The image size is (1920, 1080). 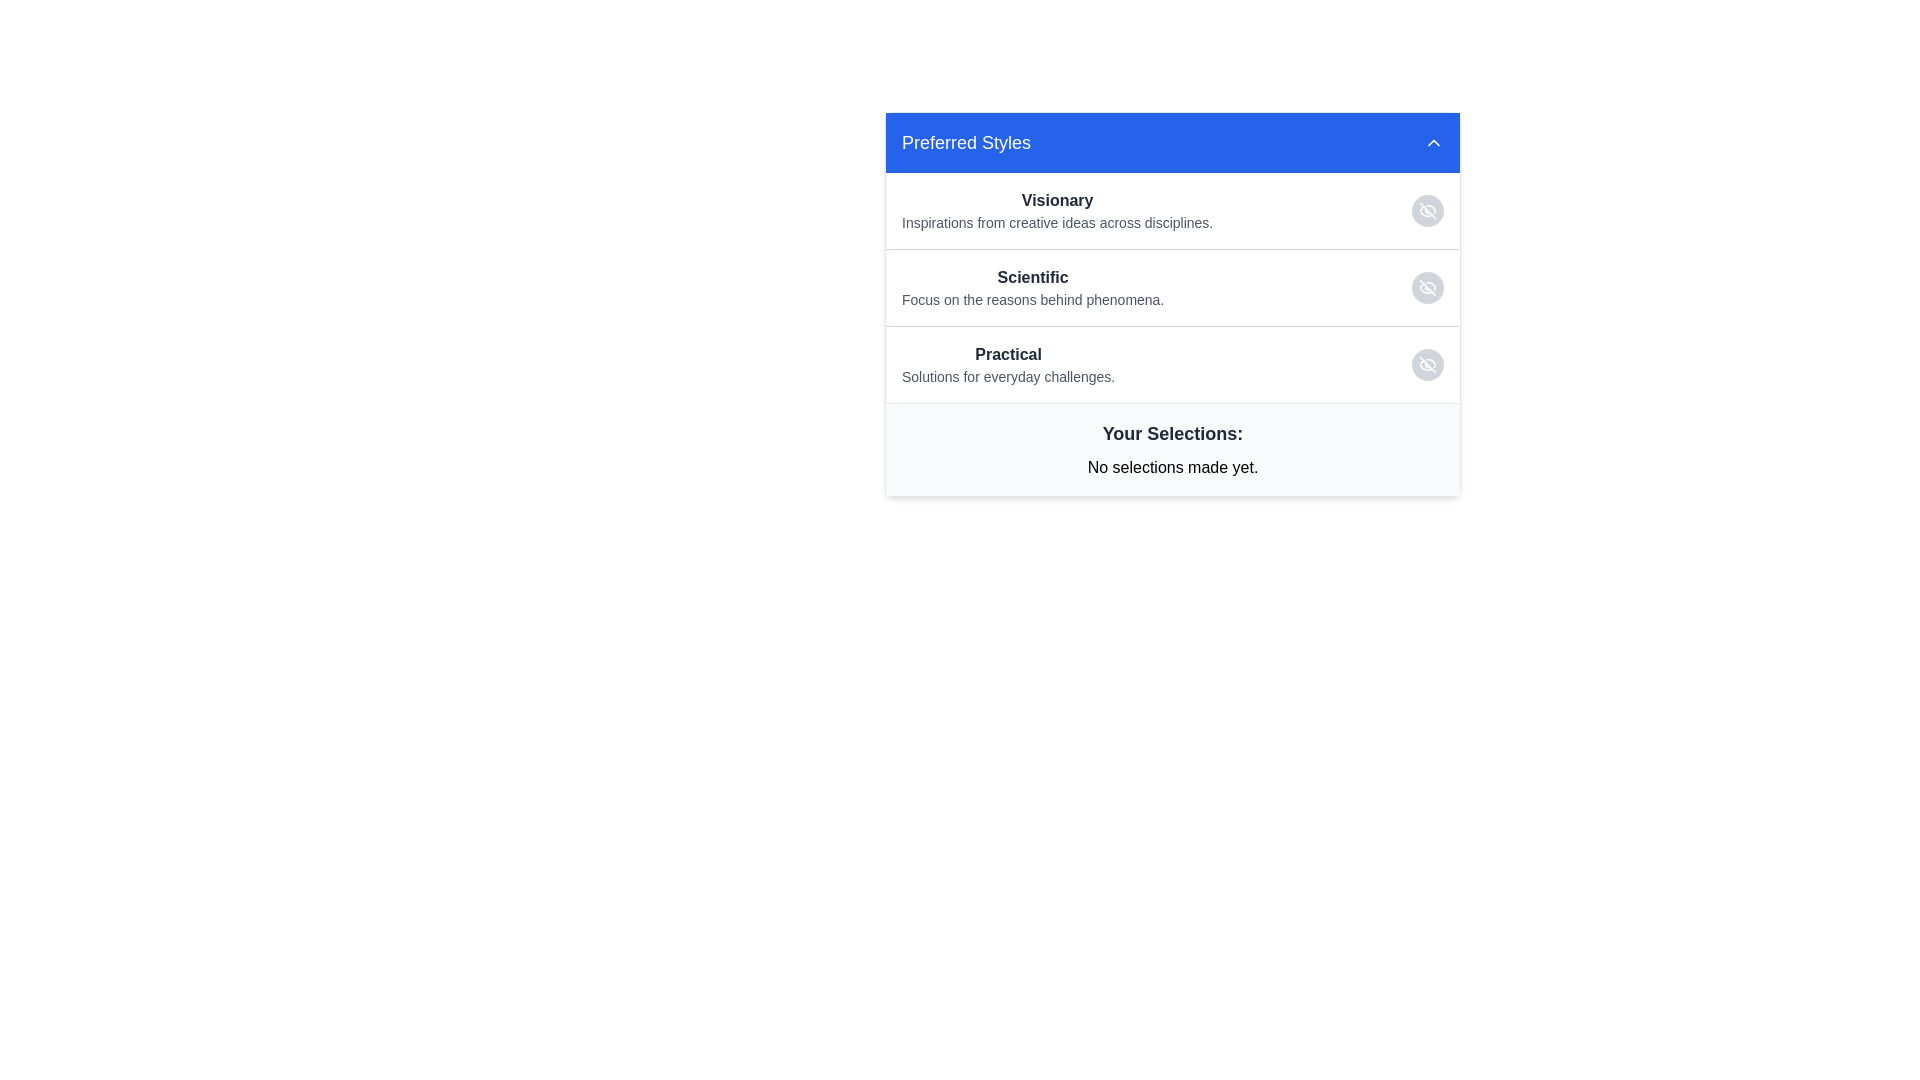 I want to click on the bold text label reading 'Practical', which is prominently positioned above a supporting description text in the 'Preferred Styles' section, so click(x=1008, y=353).